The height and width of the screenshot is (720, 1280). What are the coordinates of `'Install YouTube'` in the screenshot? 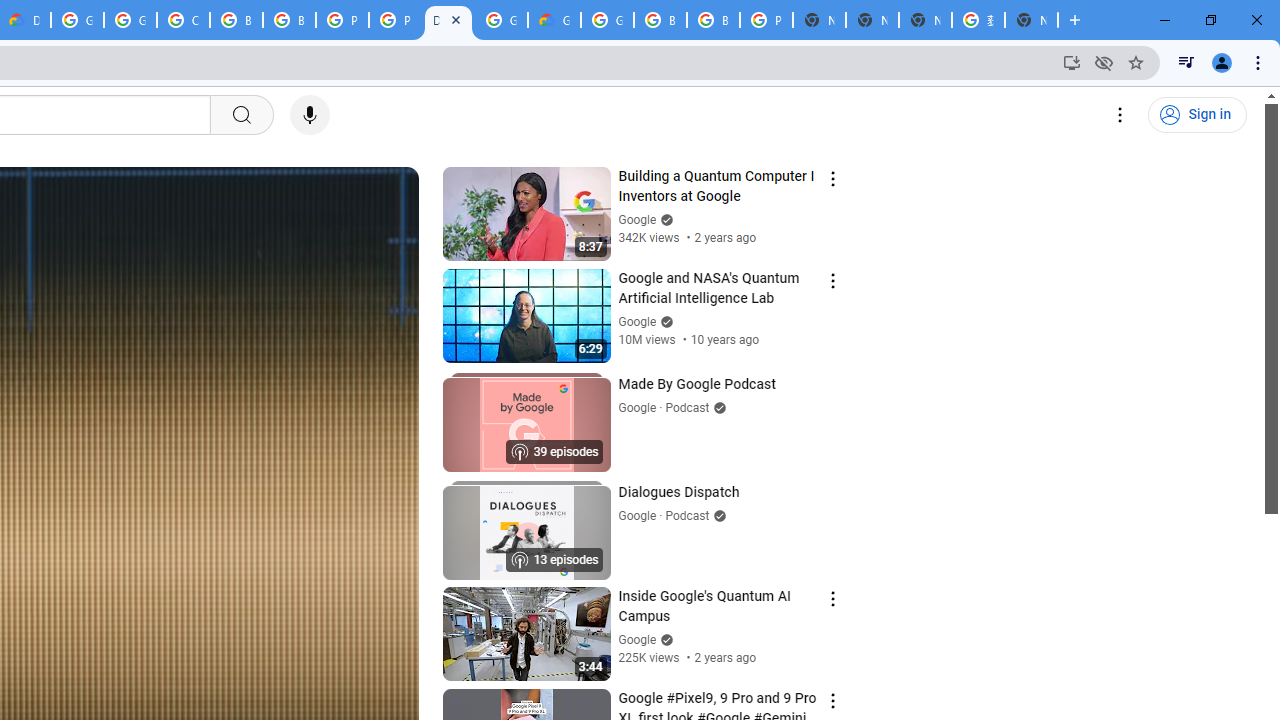 It's located at (1071, 61).